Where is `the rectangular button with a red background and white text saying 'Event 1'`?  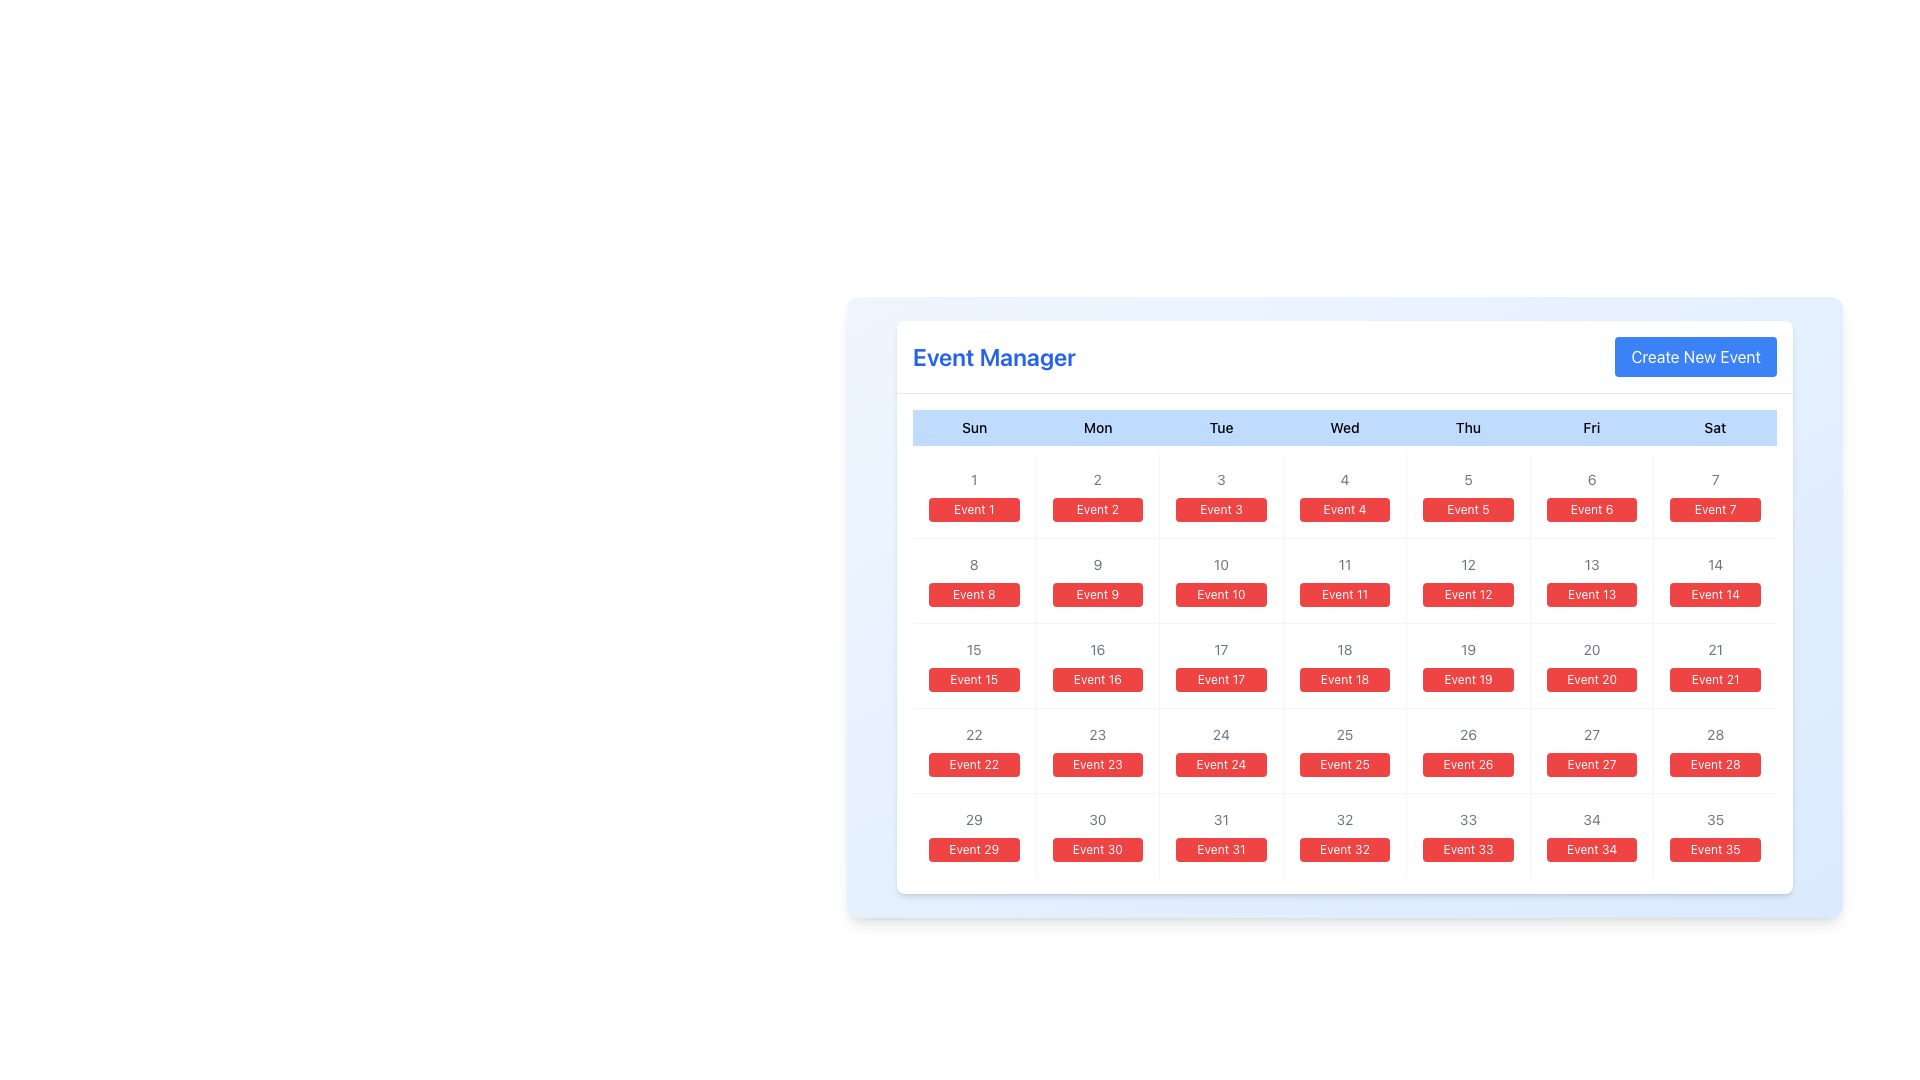
the rectangular button with a red background and white text saying 'Event 1' is located at coordinates (974, 495).